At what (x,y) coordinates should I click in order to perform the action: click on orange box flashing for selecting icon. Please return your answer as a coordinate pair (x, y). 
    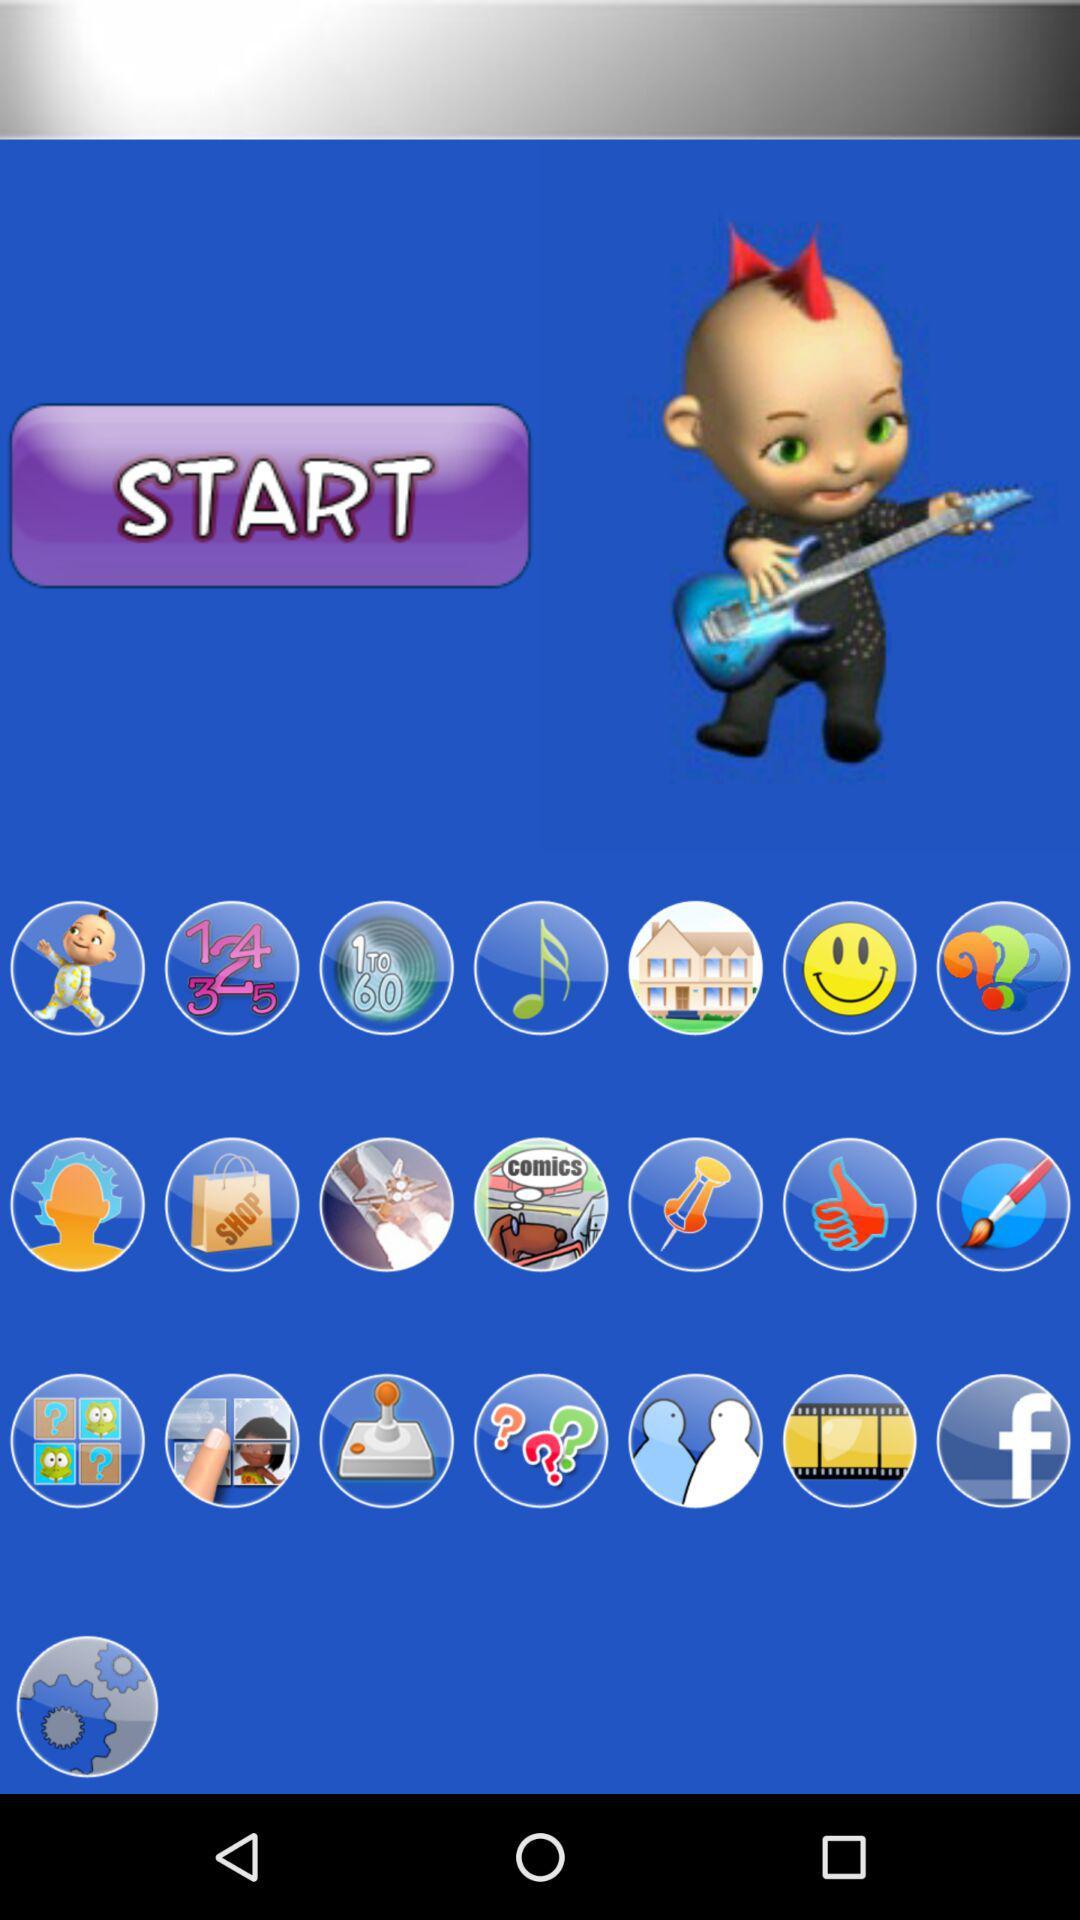
    Looking at the image, I should click on (386, 1441).